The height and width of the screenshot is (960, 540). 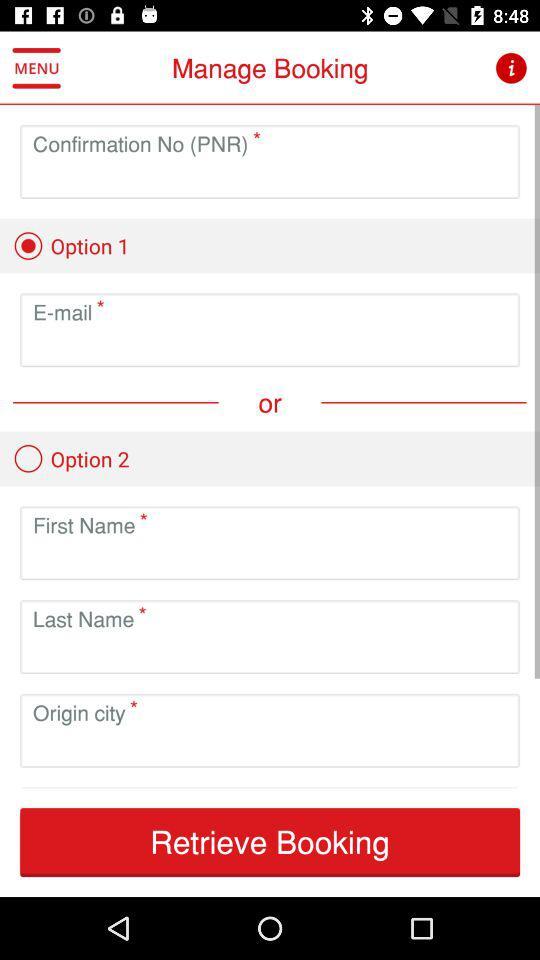 I want to click on the icon to the left of manage booking item, so click(x=36, y=68).